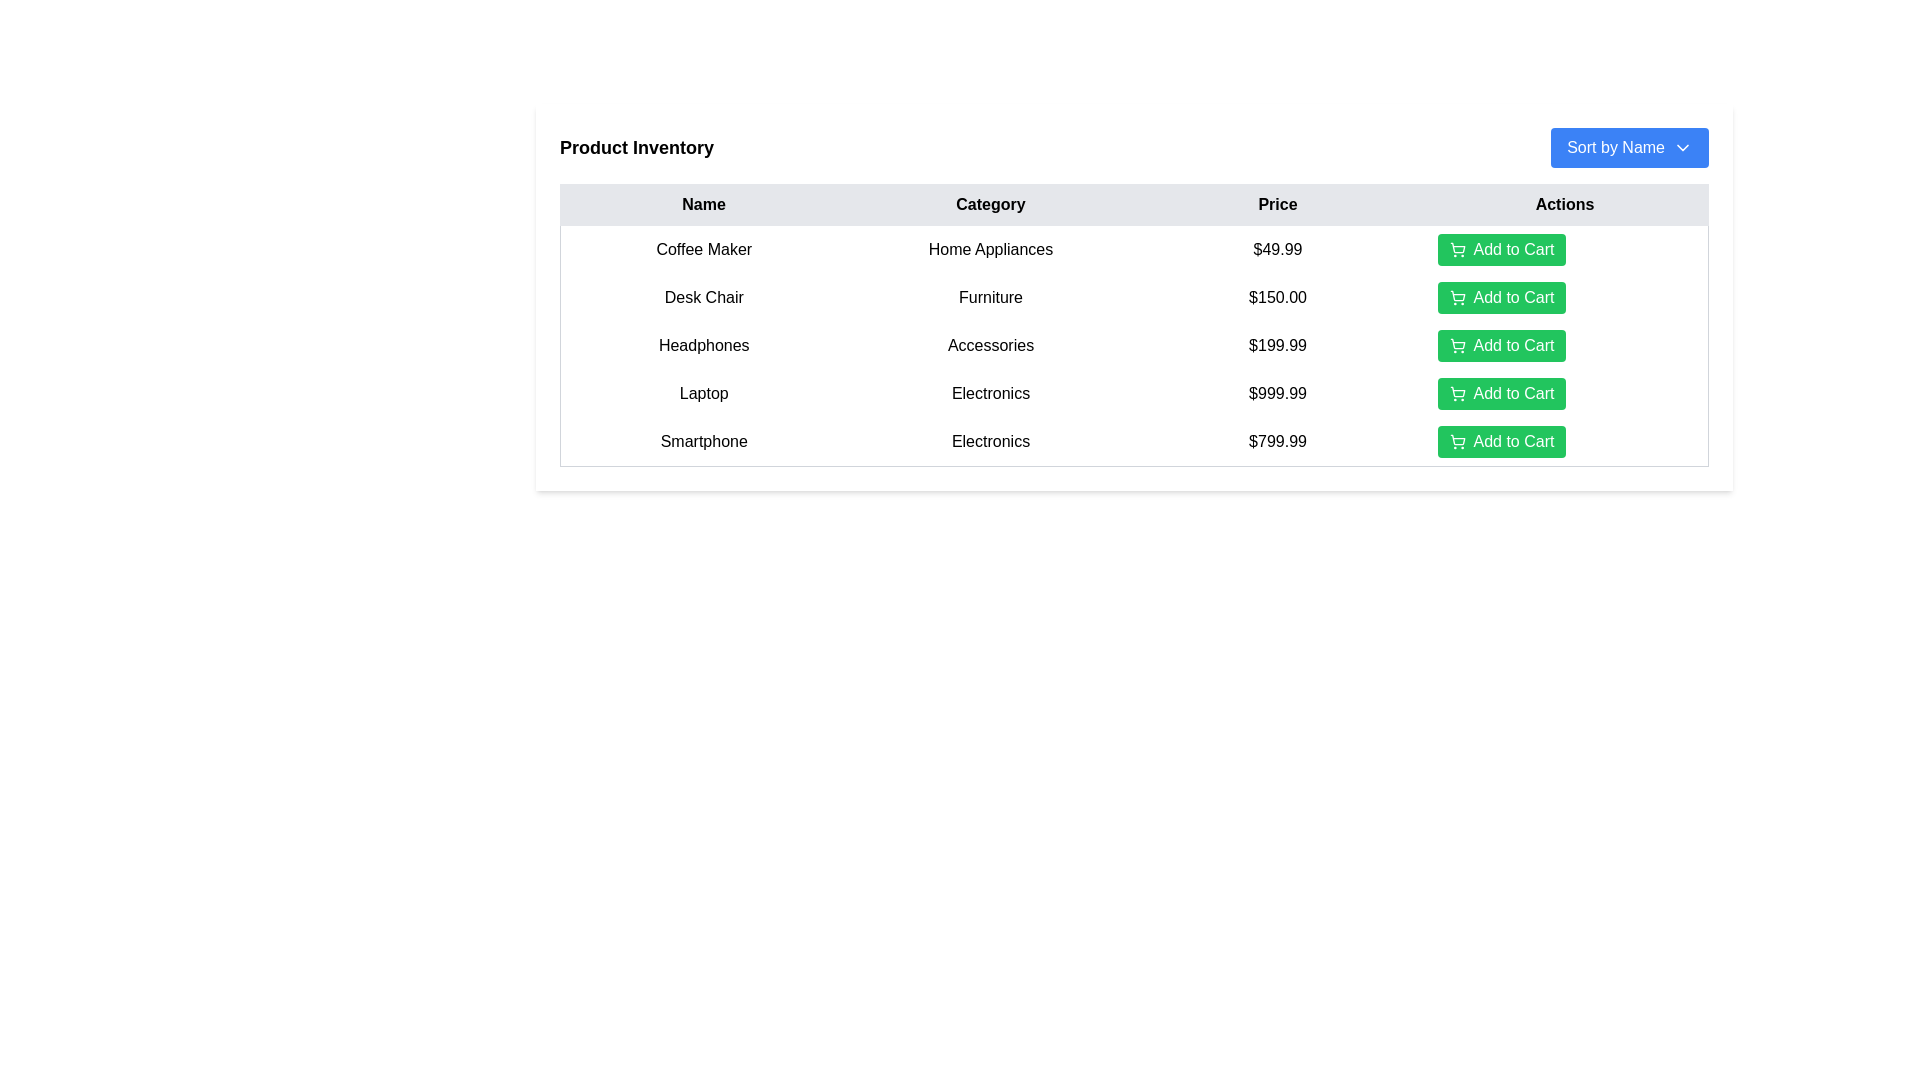  Describe the element at coordinates (1502, 393) in the screenshot. I see `the bright green 'Add to Cart' button with a shopping cart icon, located in the 'Actions' column for the product 'Laptop', to navigate via keyboard` at that location.